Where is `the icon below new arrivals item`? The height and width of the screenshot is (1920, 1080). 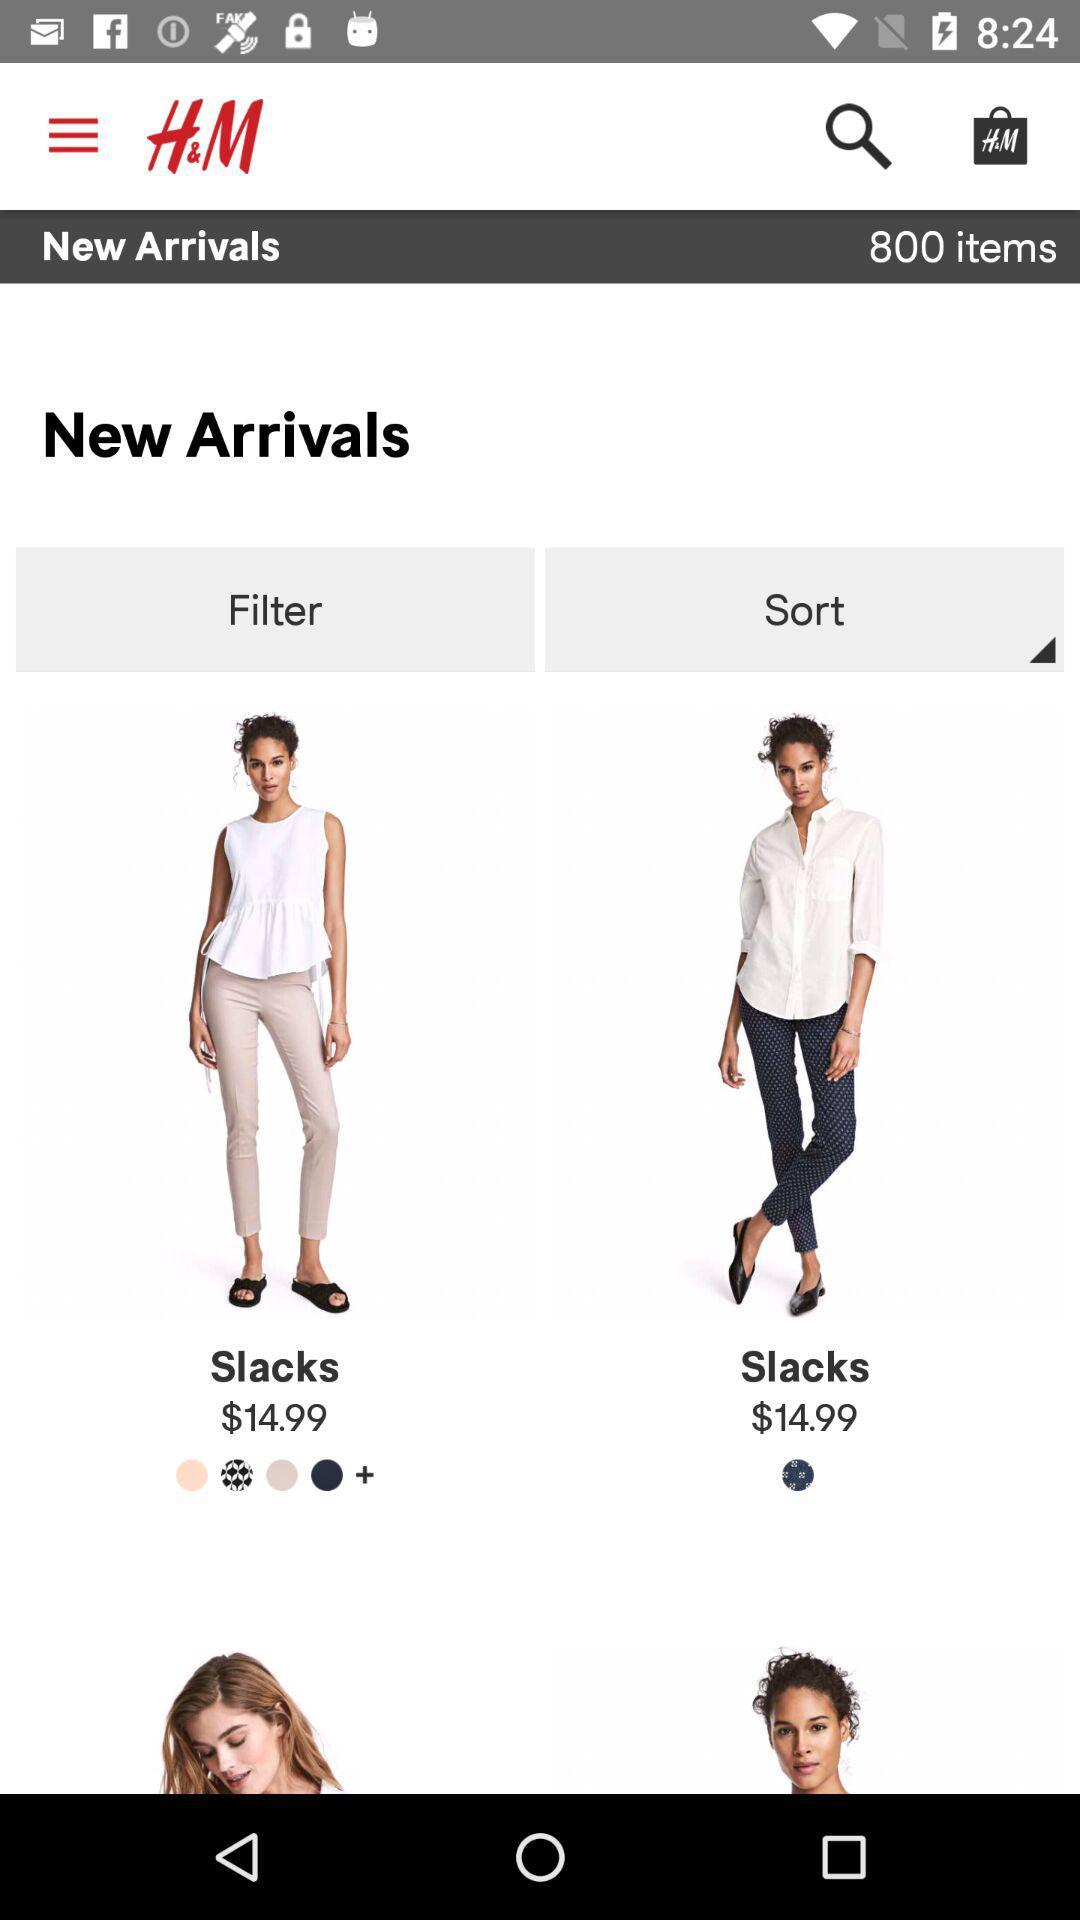
the icon below new arrivals item is located at coordinates (275, 609).